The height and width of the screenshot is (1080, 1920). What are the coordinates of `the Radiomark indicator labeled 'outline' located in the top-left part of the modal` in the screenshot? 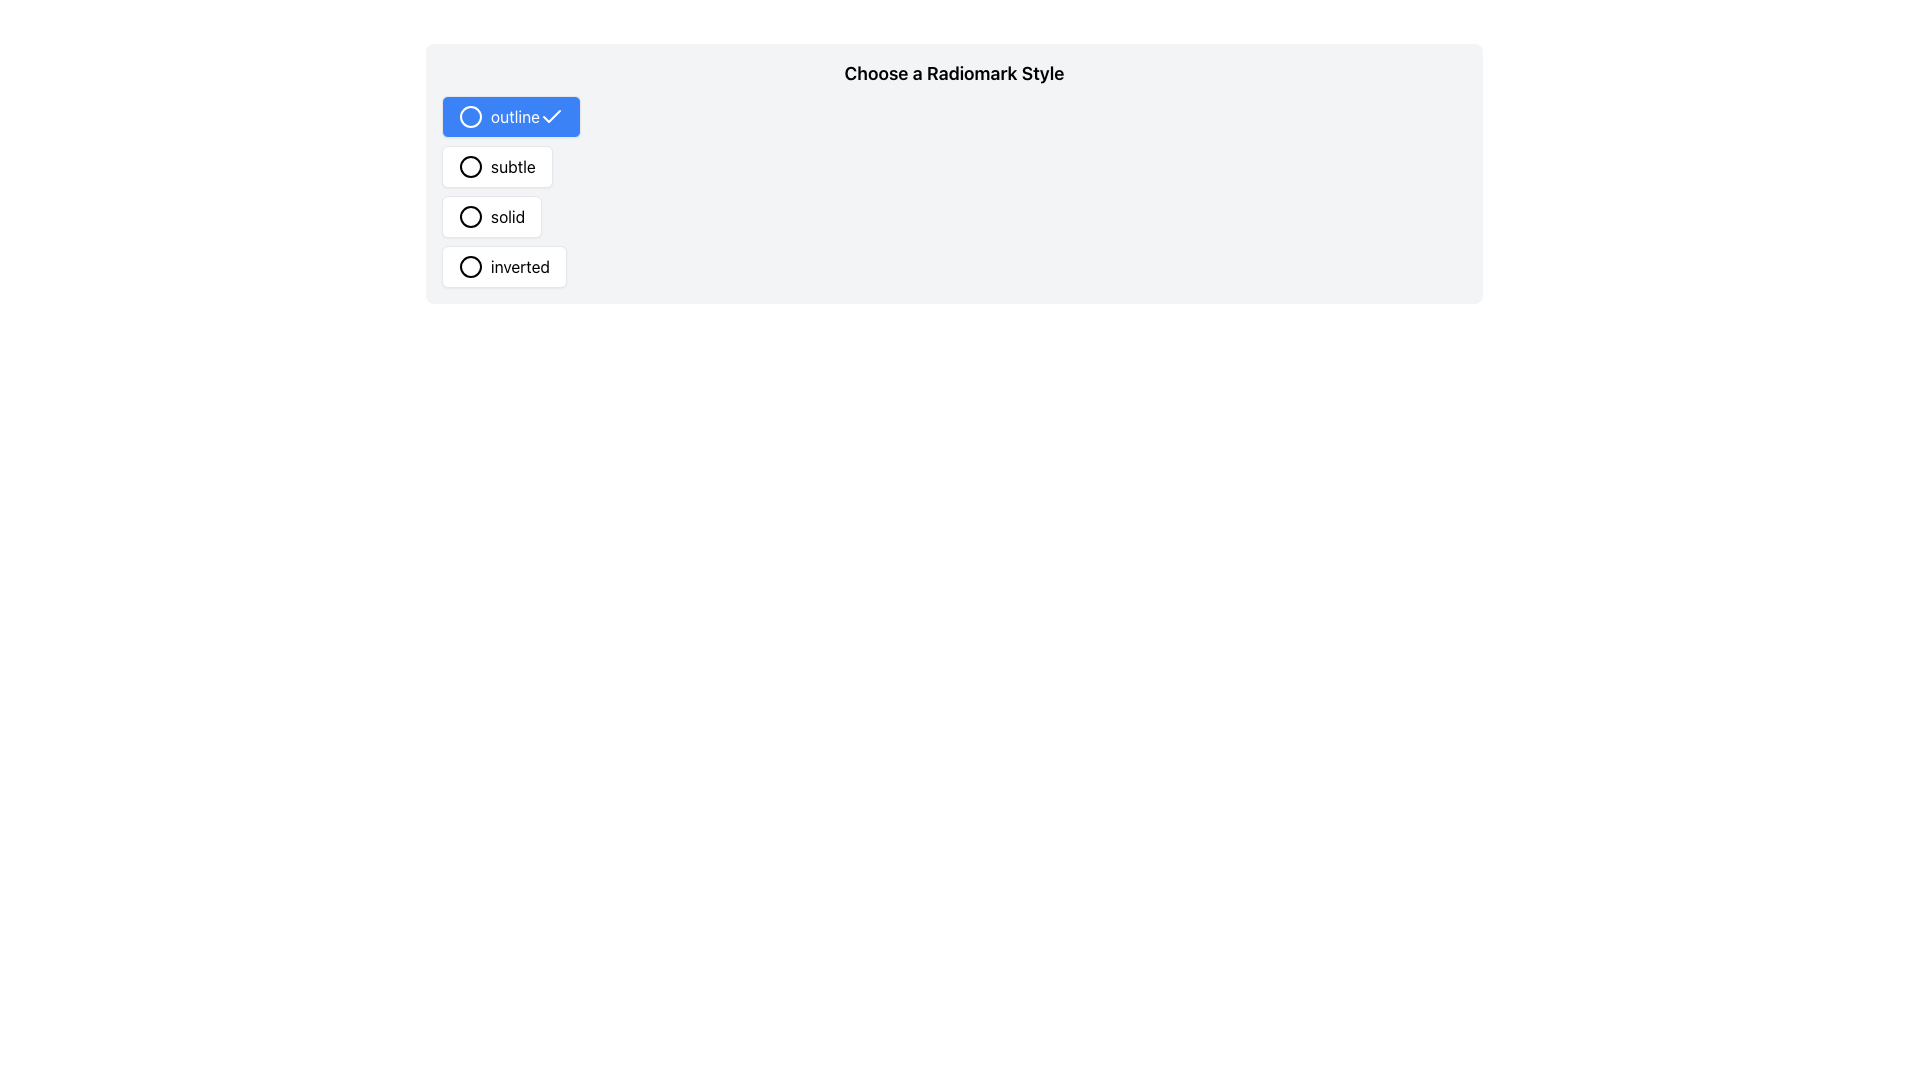 It's located at (469, 116).